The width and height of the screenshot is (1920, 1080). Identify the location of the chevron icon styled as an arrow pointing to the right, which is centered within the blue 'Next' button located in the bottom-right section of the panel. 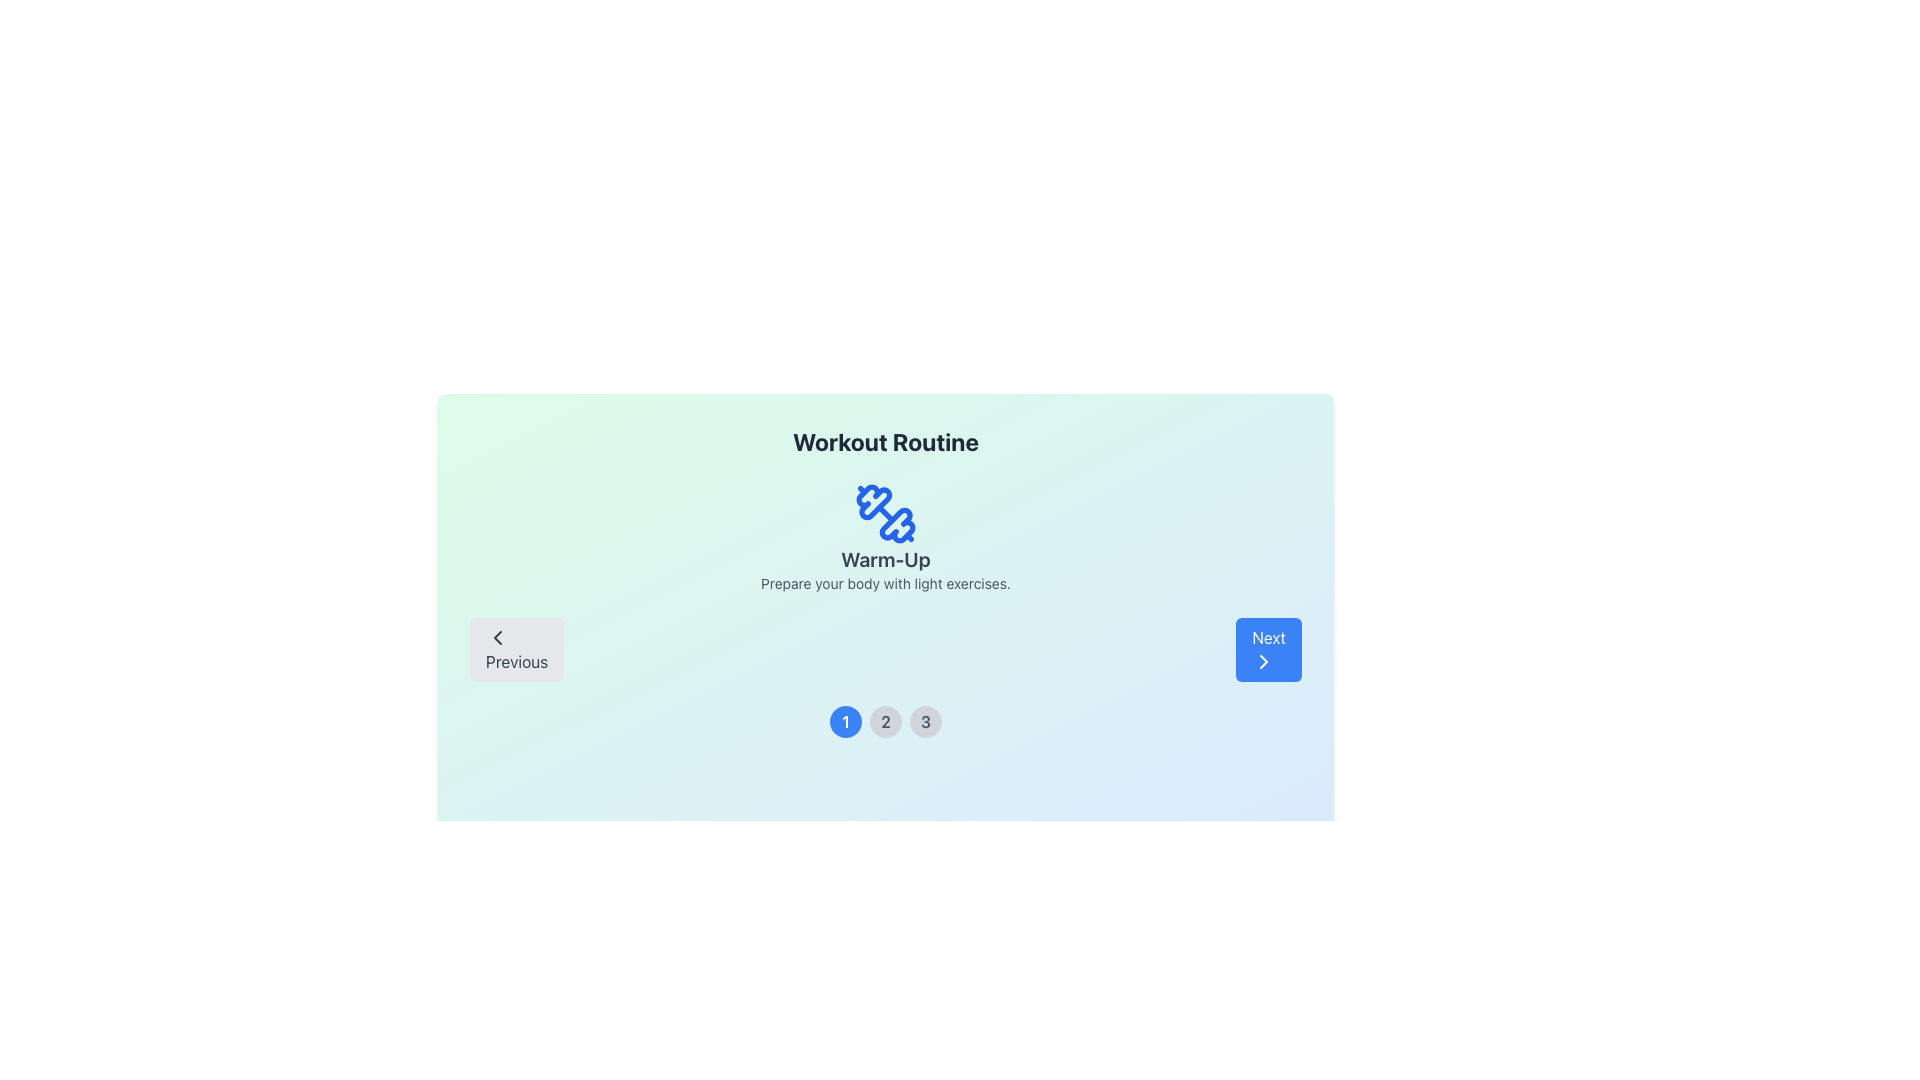
(1263, 662).